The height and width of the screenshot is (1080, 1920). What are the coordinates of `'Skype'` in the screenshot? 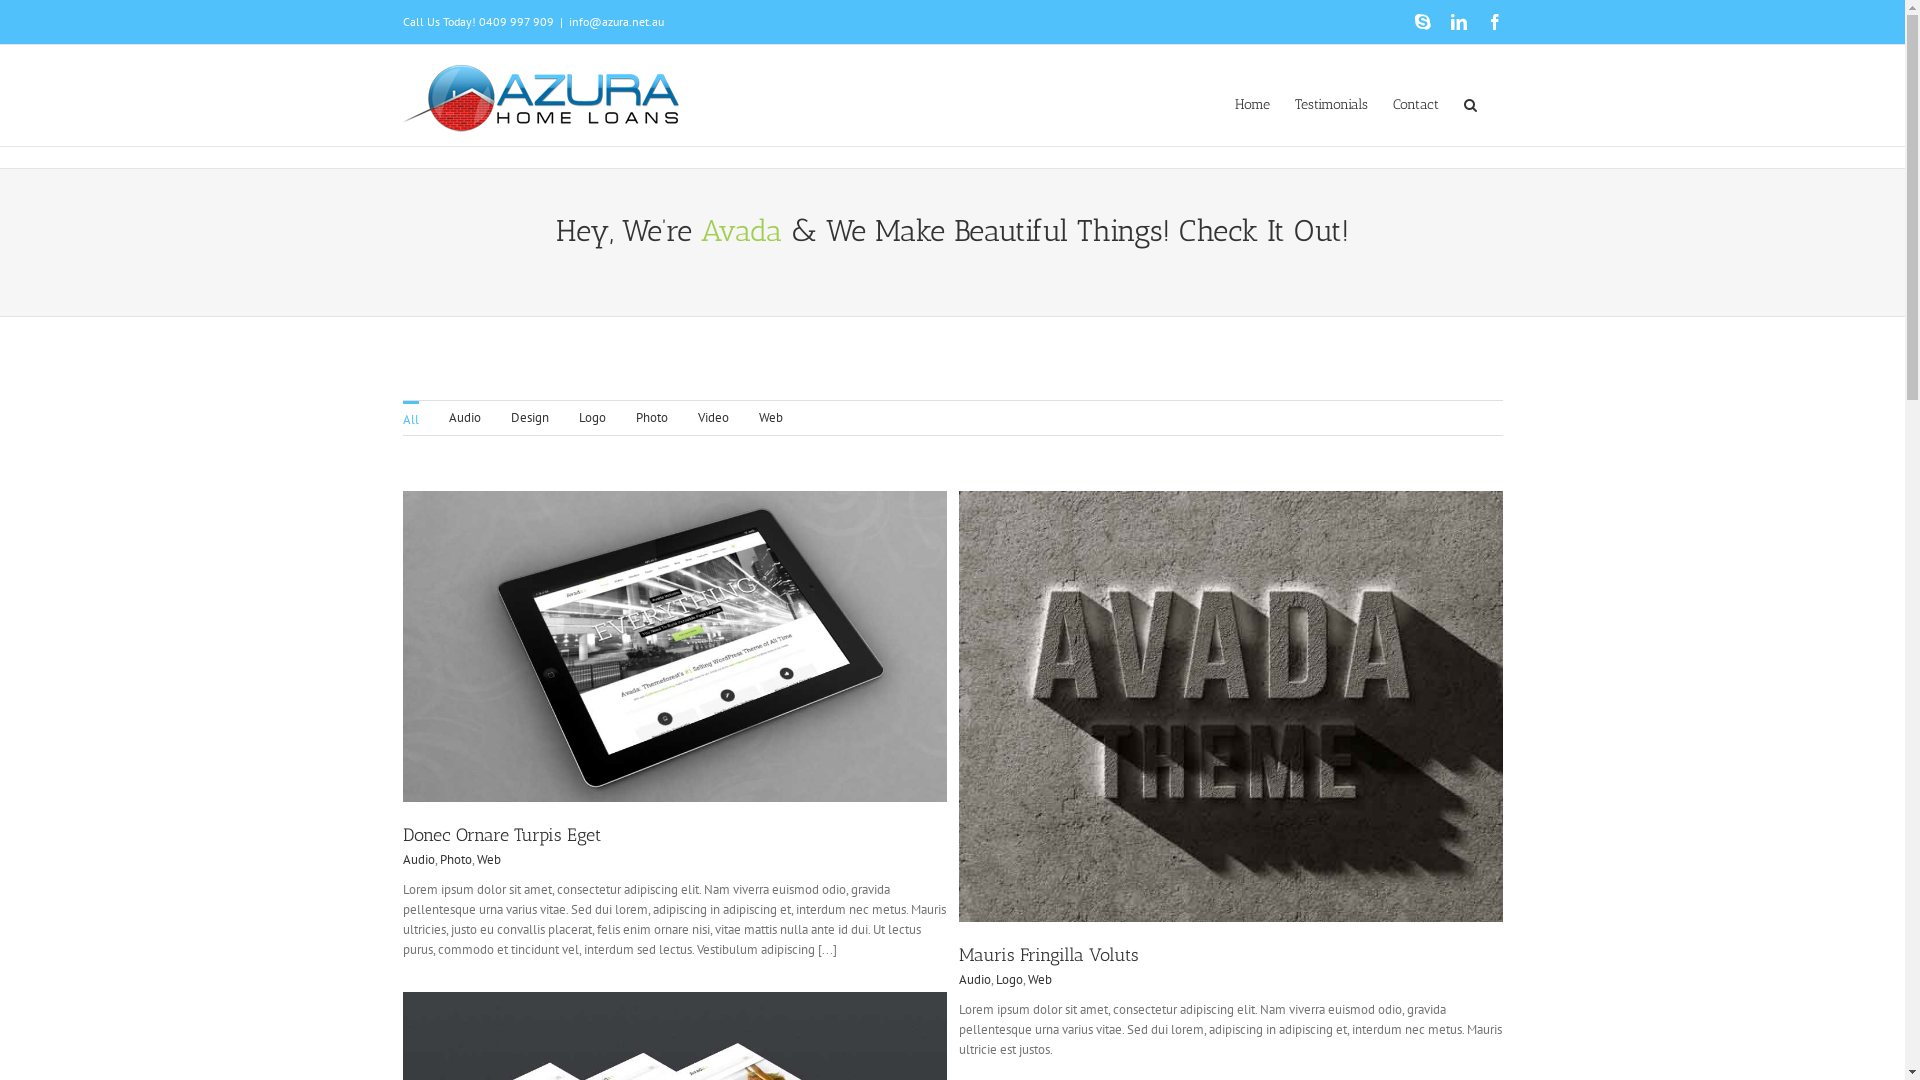 It's located at (1420, 22).